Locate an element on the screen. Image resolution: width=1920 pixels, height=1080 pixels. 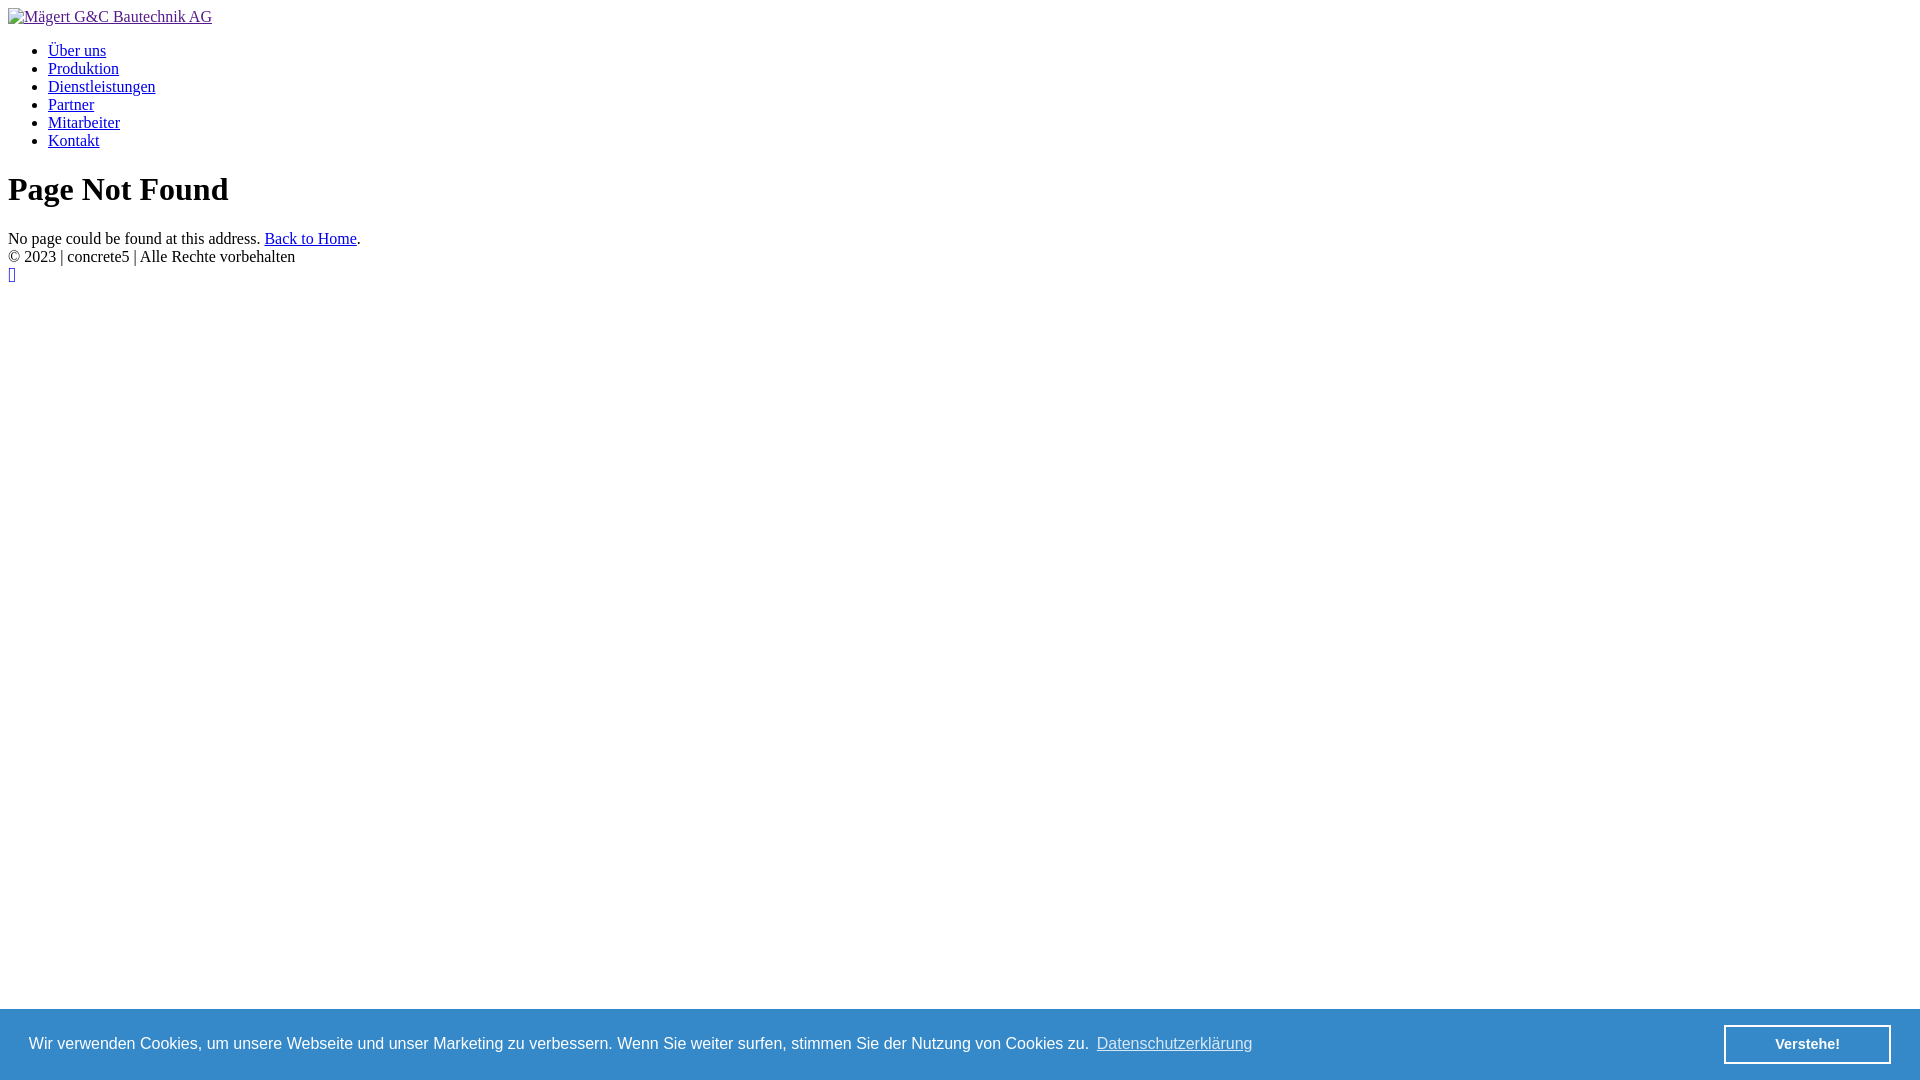
'Back to Home' is located at coordinates (309, 237).